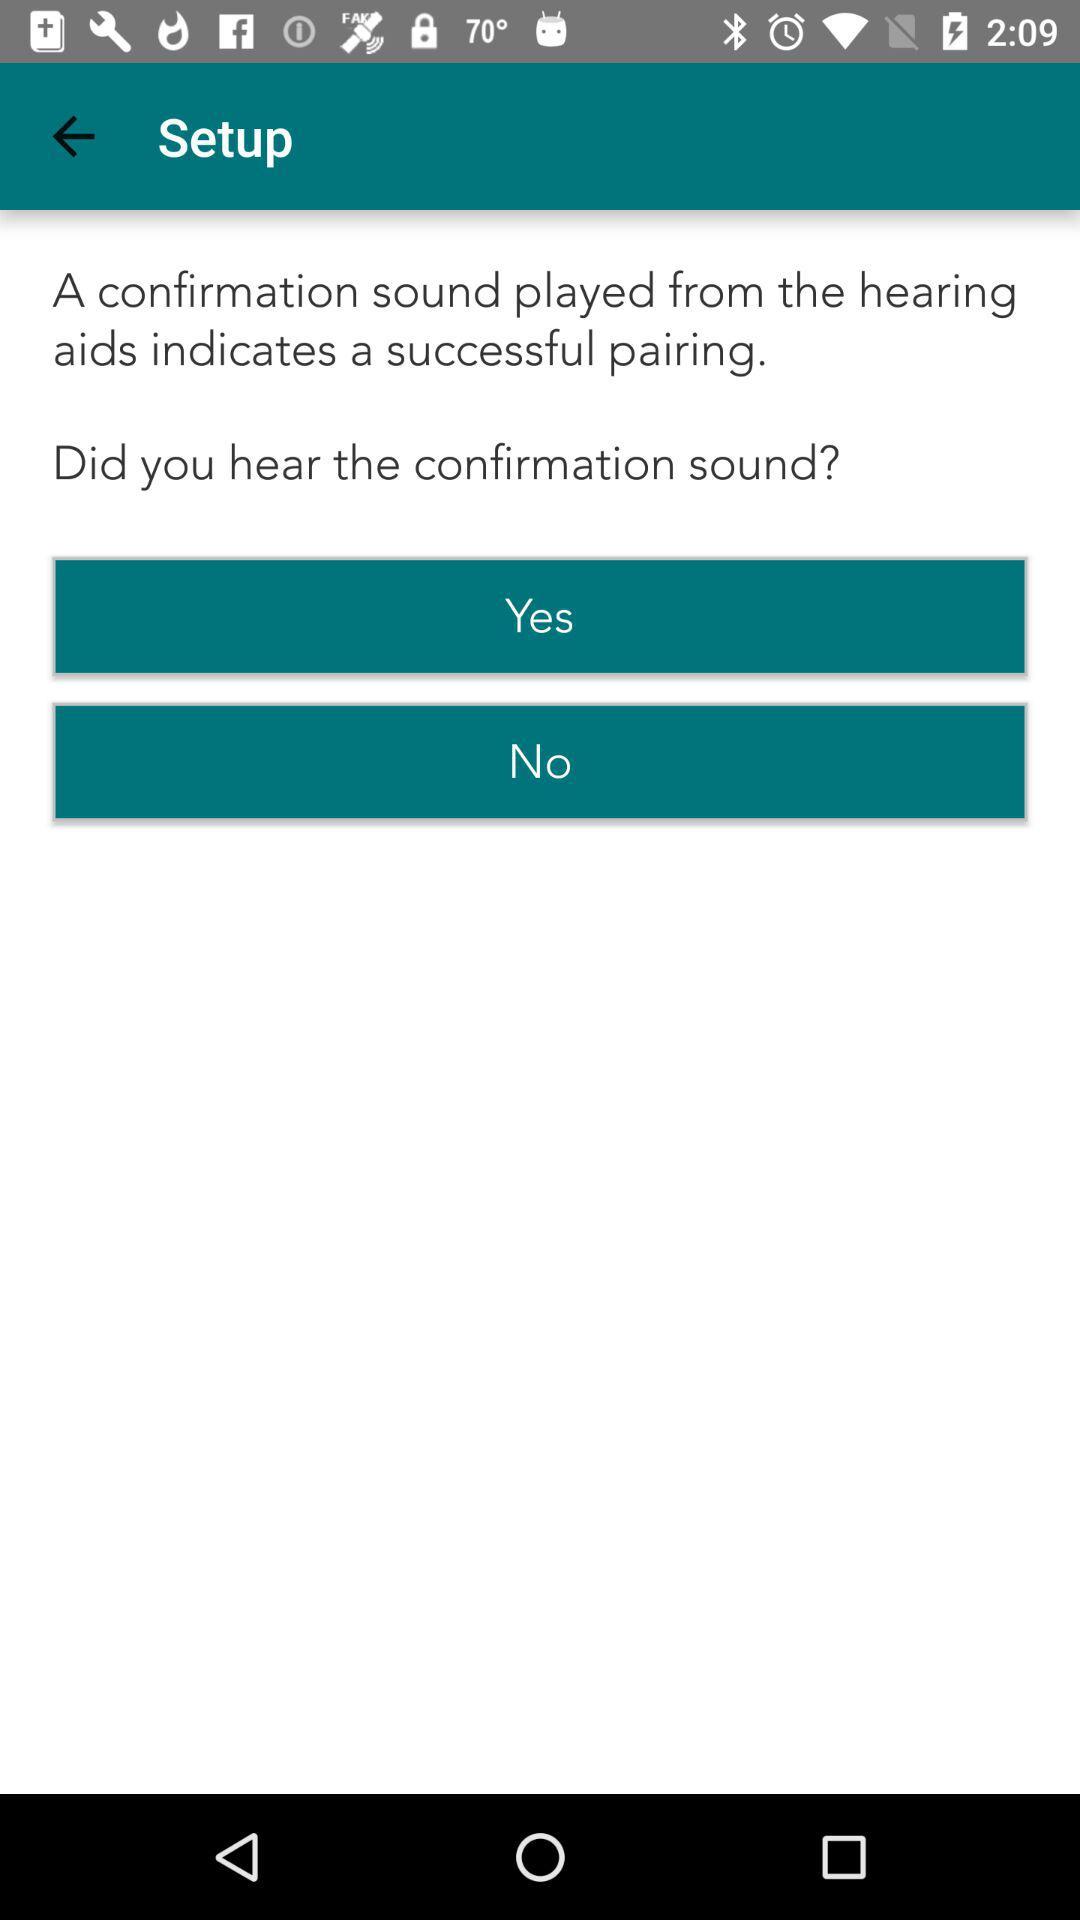  Describe the element at coordinates (540, 761) in the screenshot. I see `the icon at the center` at that location.